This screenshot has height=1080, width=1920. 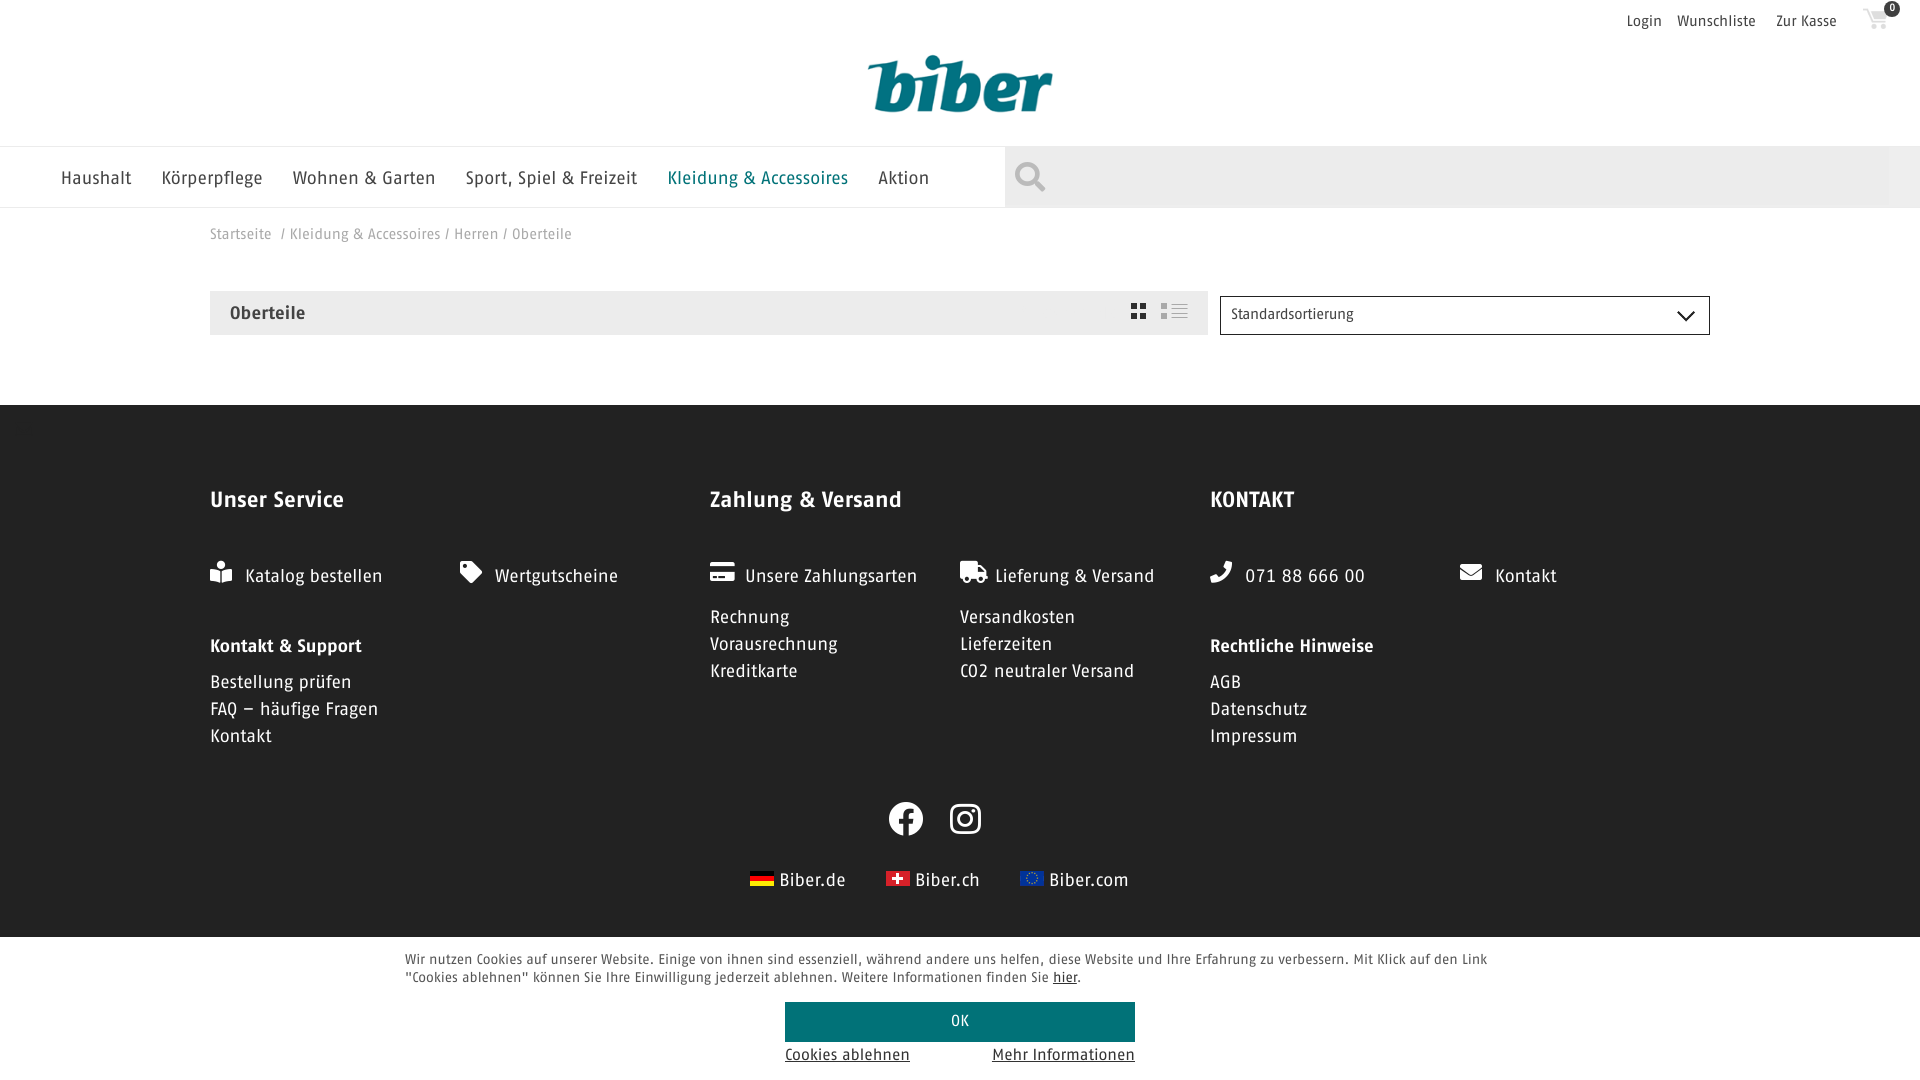 I want to click on 'Aktion', so click(x=878, y=177).